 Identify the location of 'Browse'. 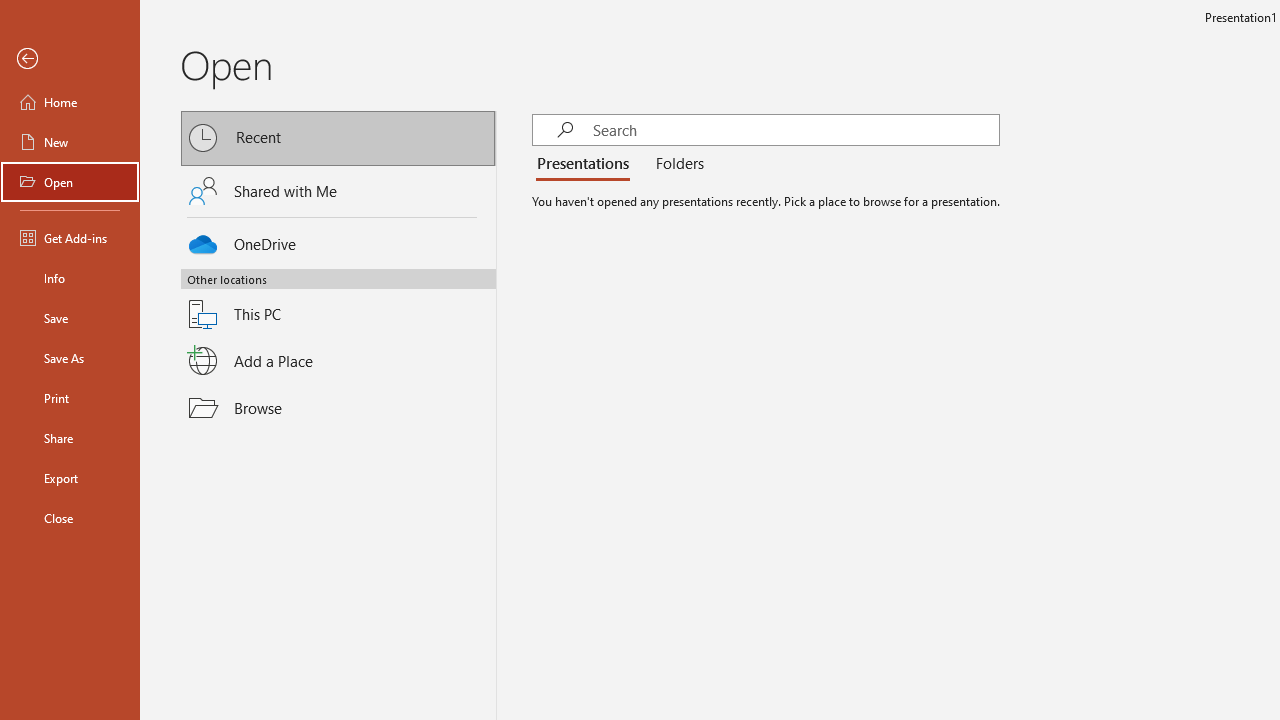
(338, 406).